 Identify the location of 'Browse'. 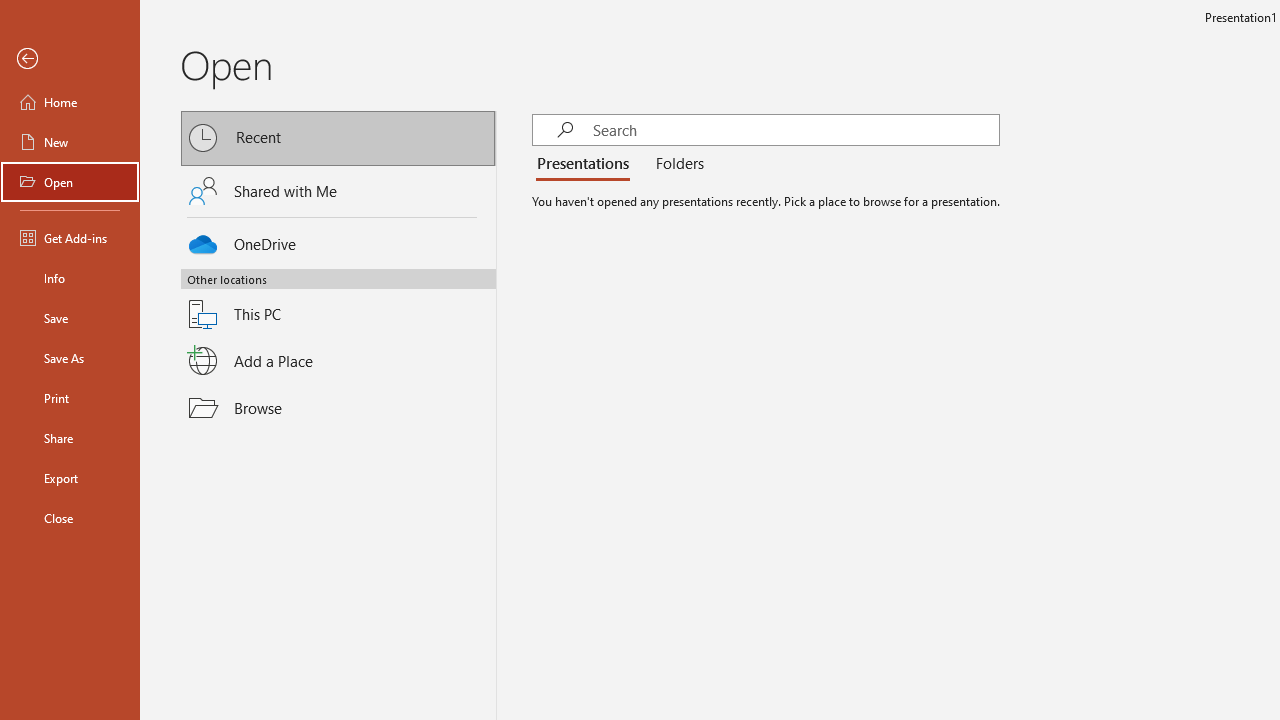
(338, 406).